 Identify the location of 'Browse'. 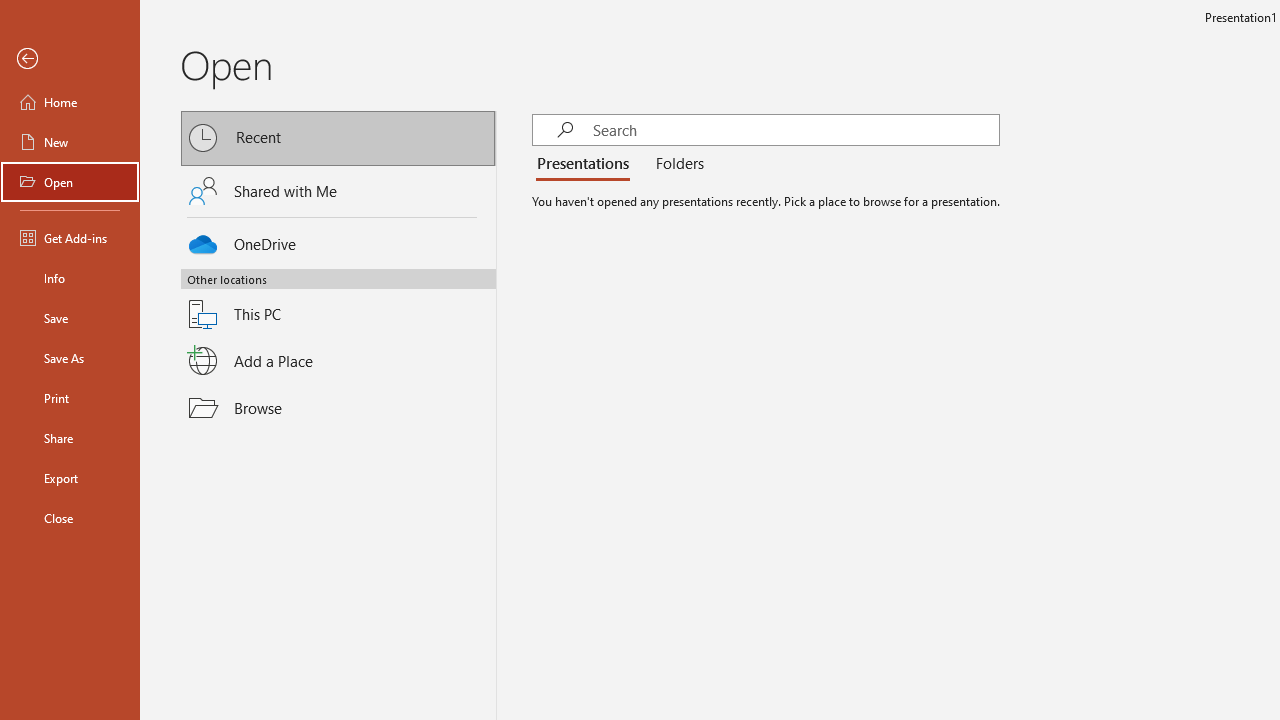
(338, 406).